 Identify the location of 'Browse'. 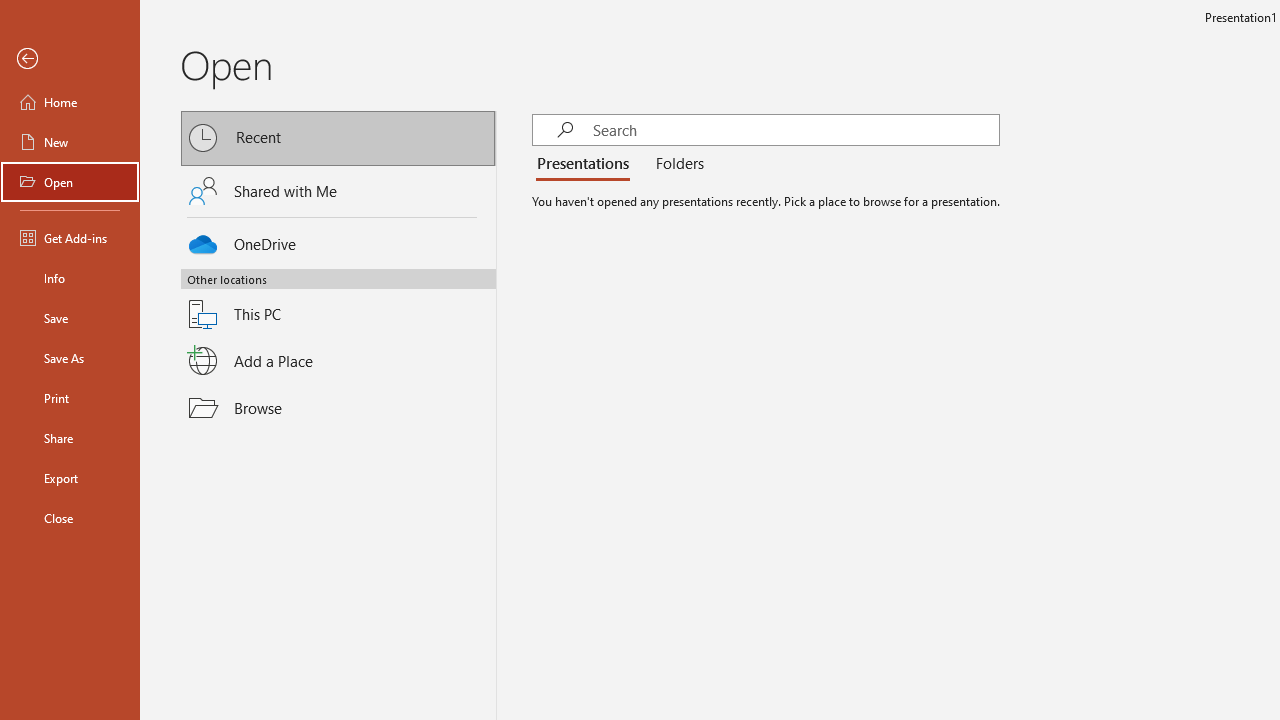
(338, 406).